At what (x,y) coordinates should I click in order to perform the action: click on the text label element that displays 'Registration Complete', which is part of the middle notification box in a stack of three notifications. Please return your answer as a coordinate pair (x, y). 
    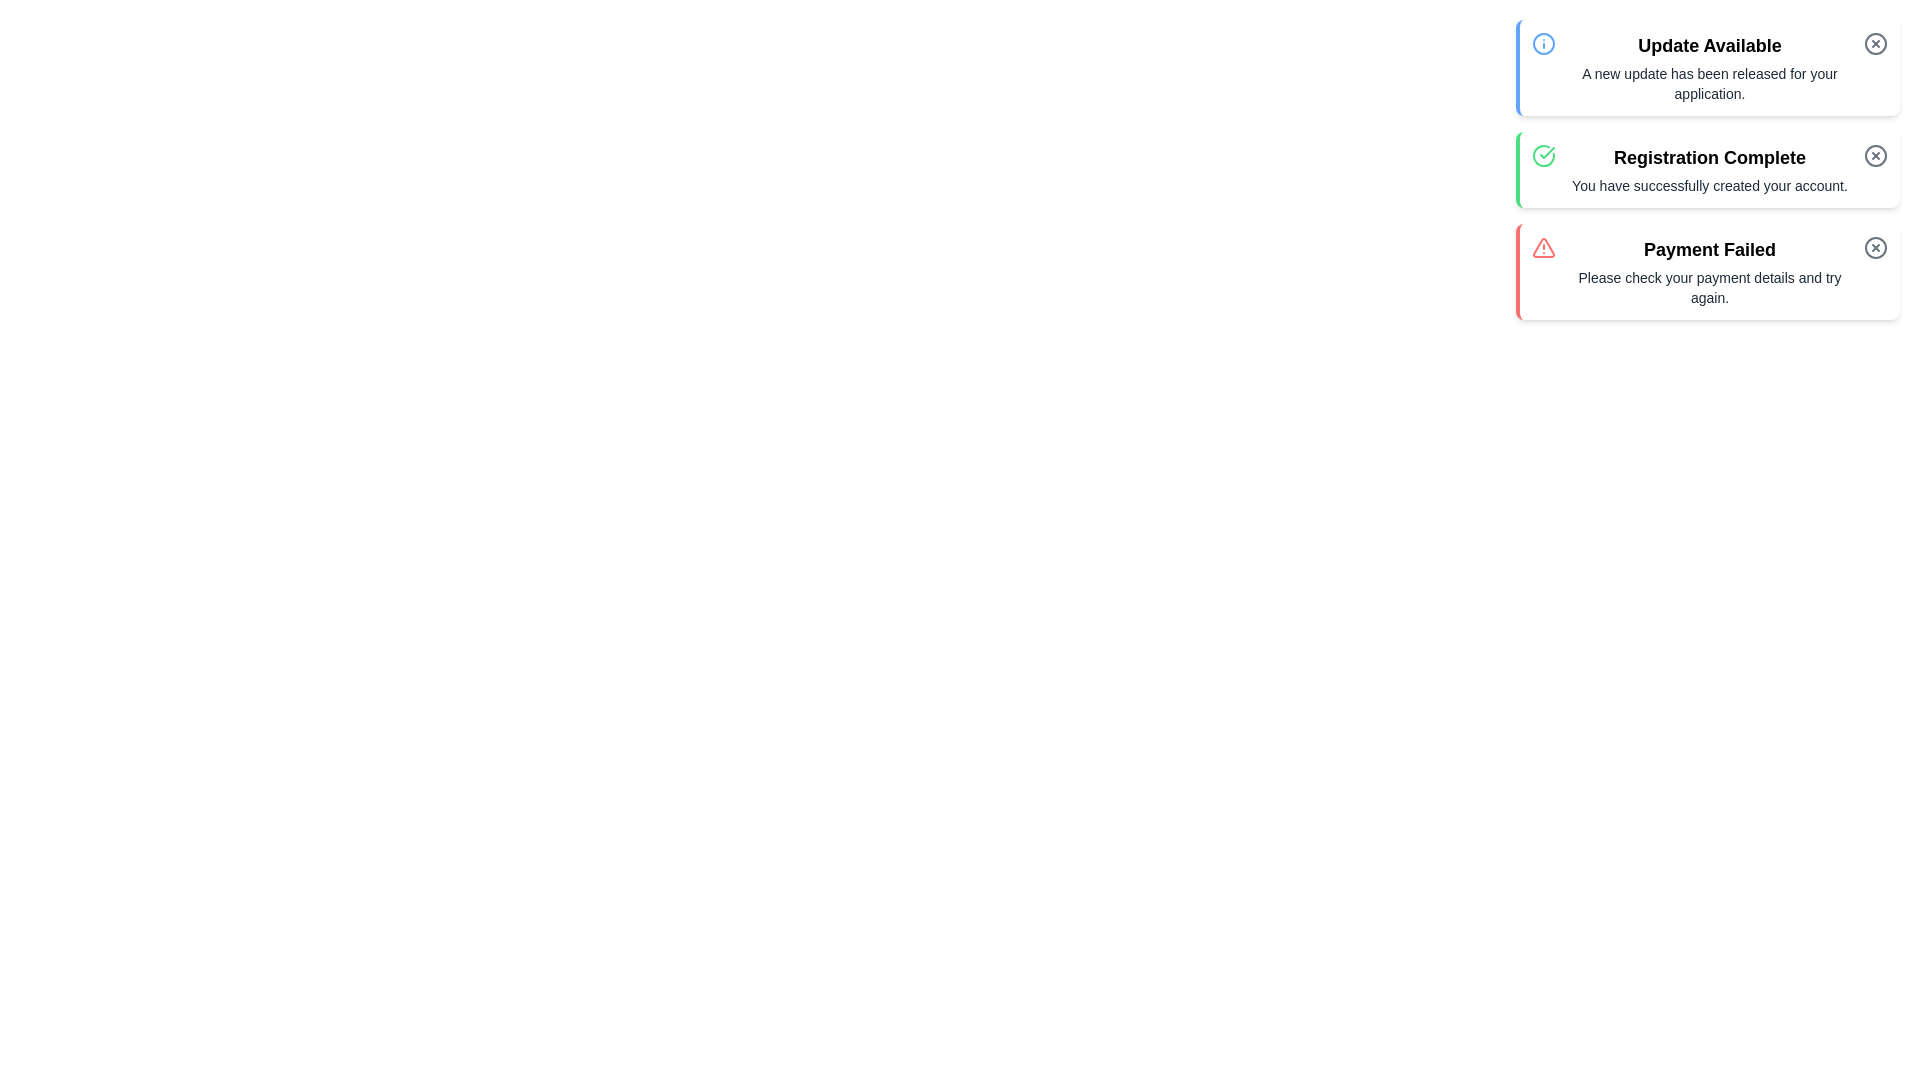
    Looking at the image, I should click on (1708, 157).